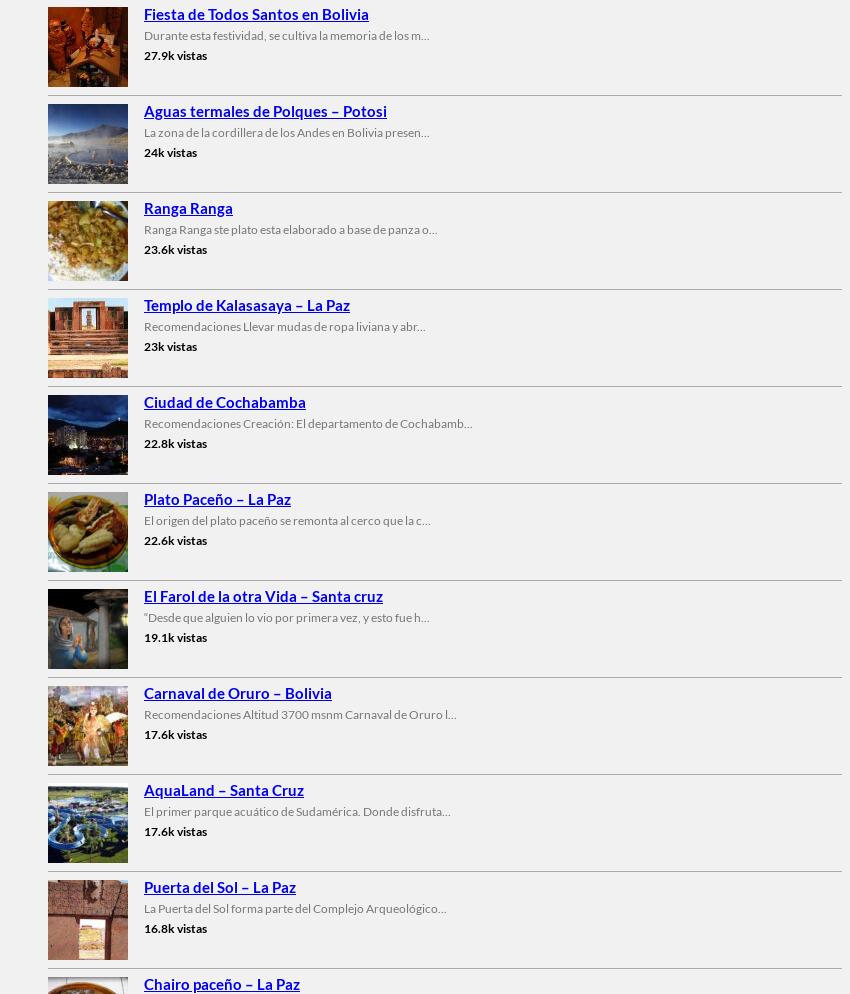  I want to click on '23.6k vistas', so click(174, 248).